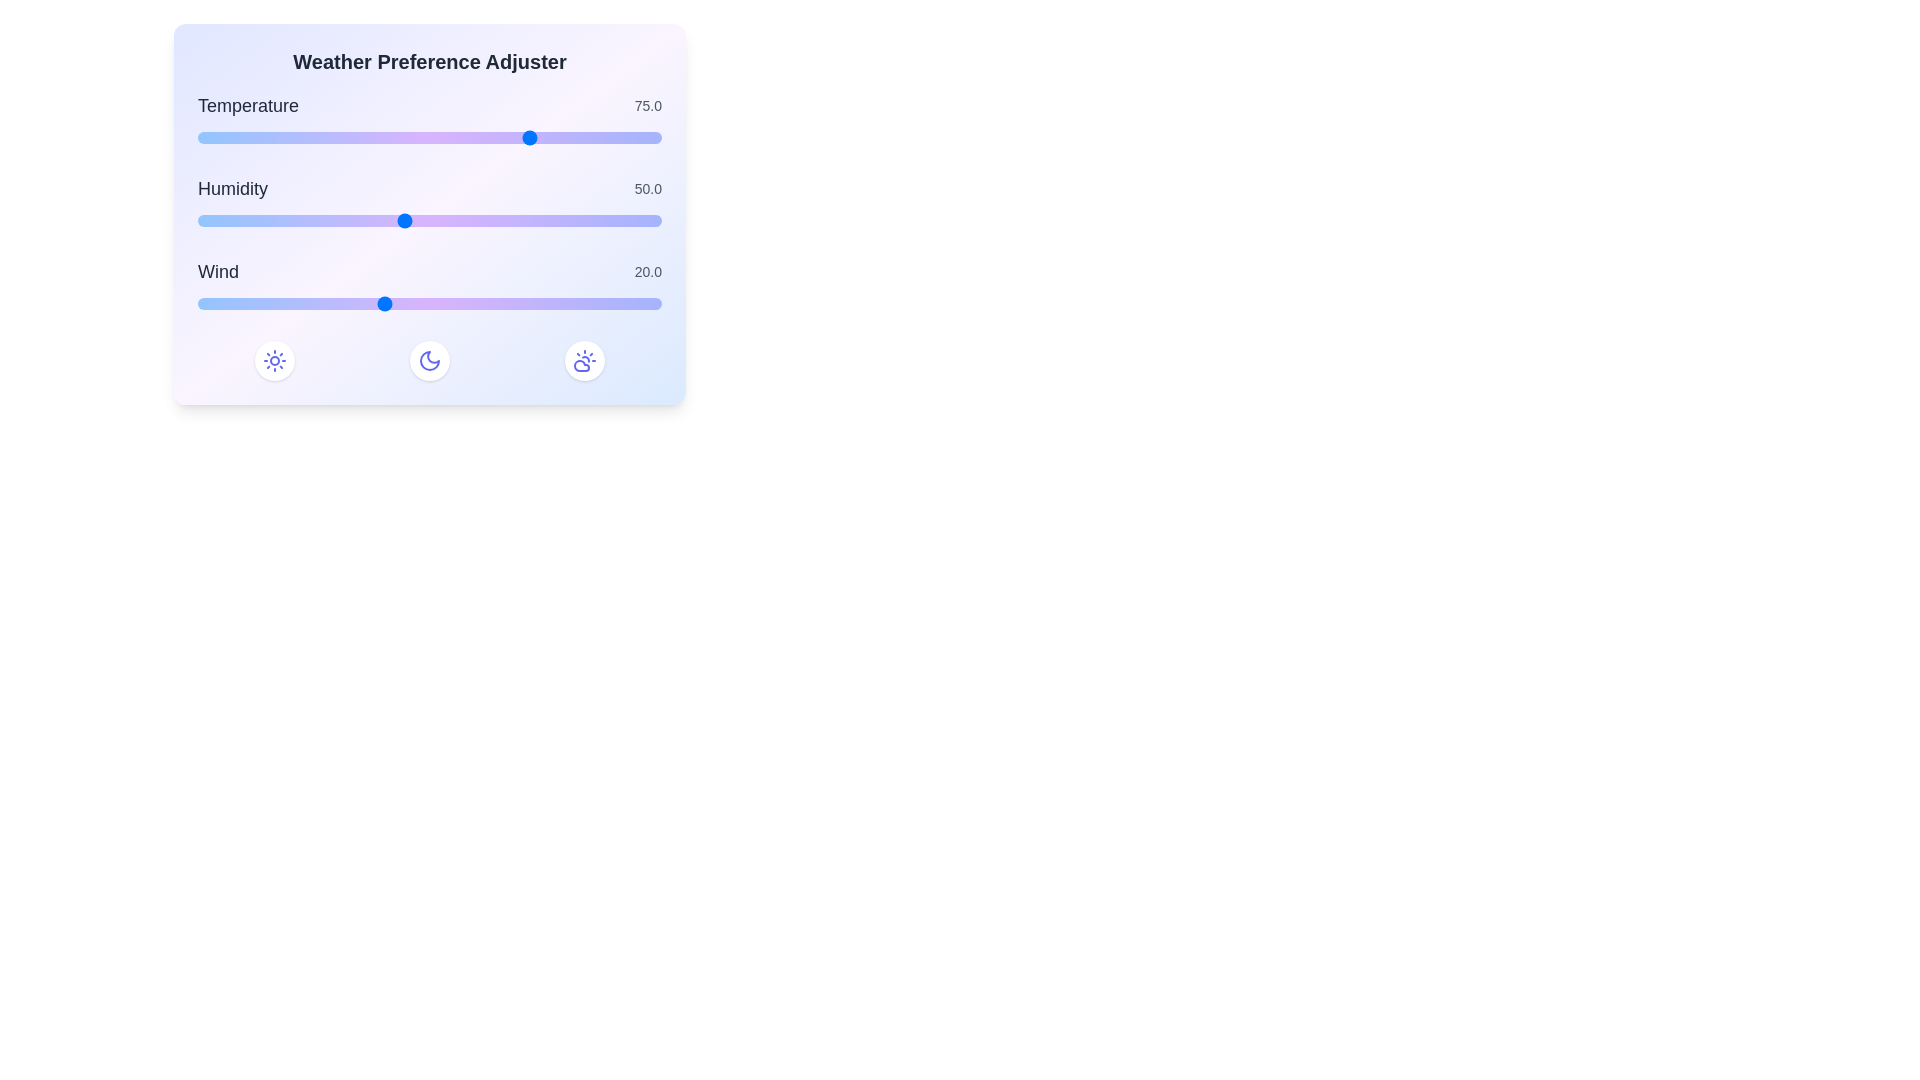 The image size is (1920, 1080). I want to click on wind value, so click(614, 304).